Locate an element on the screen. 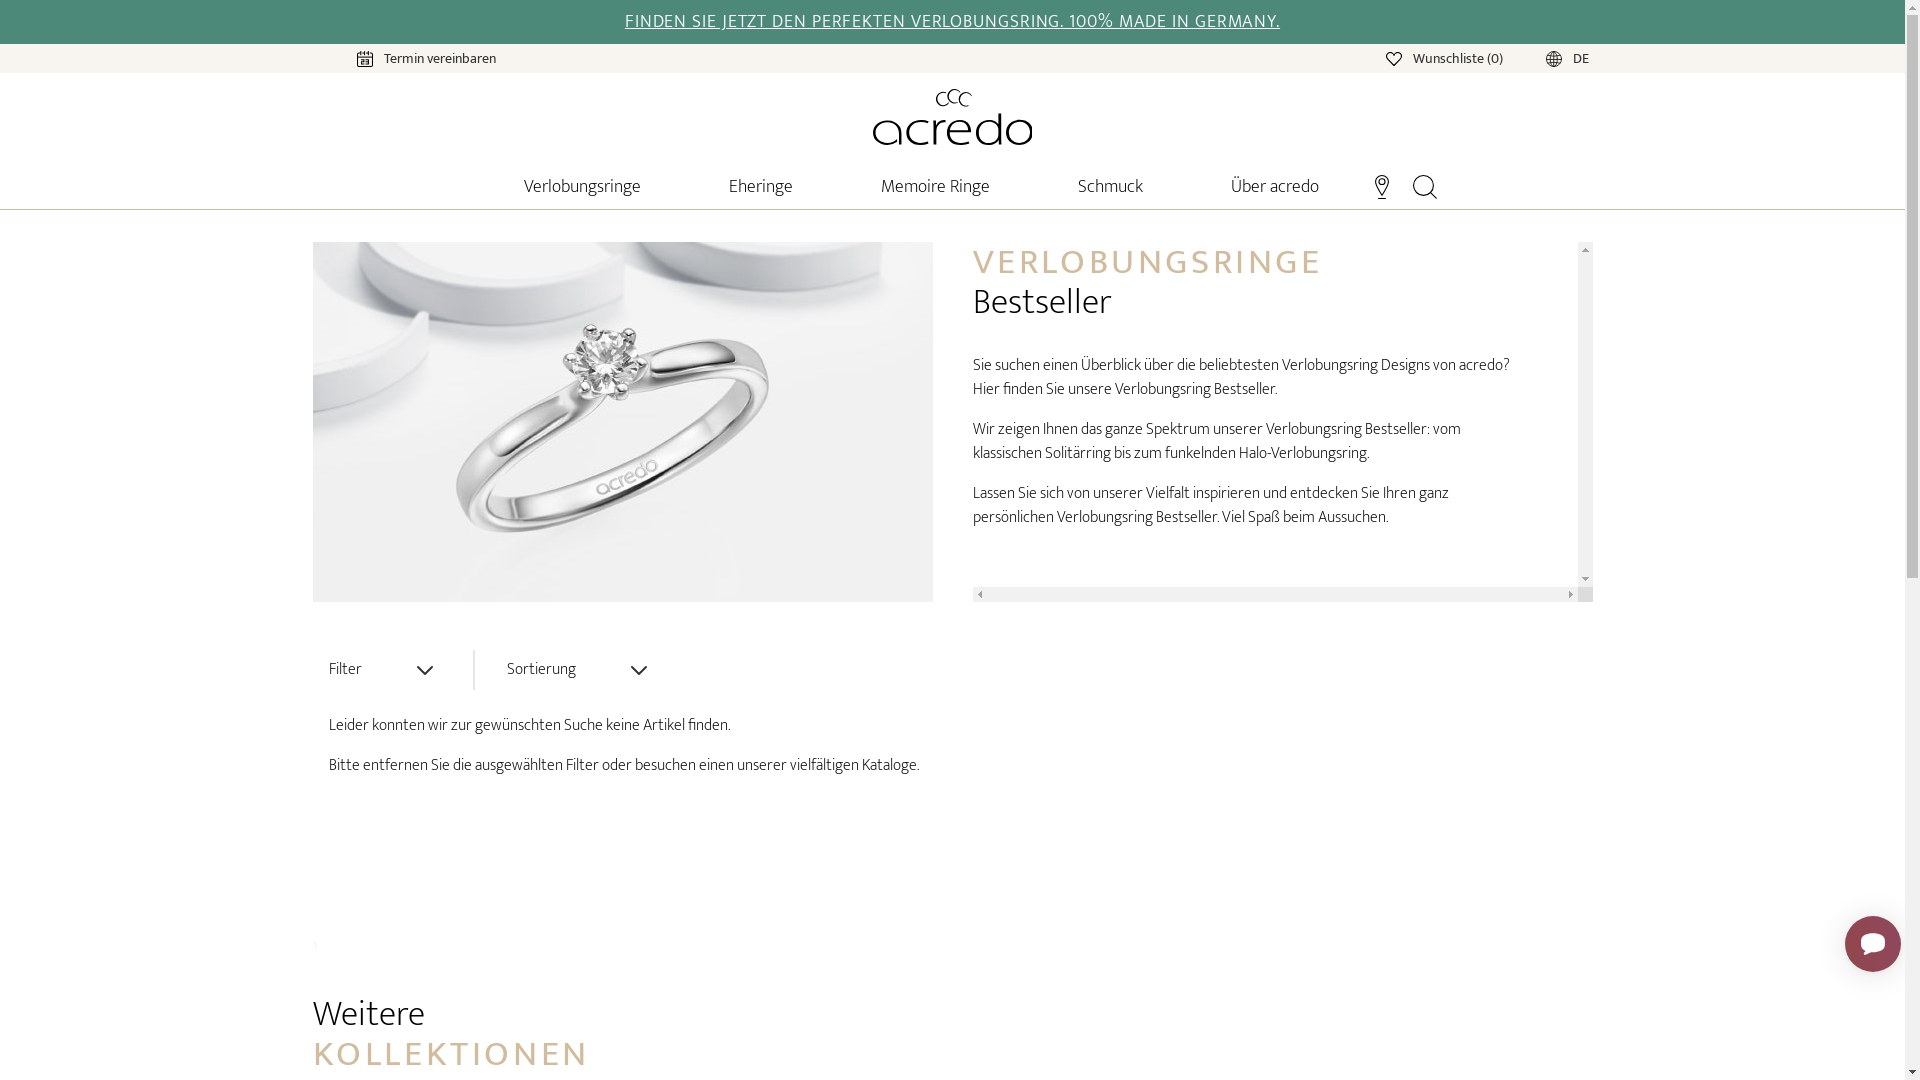  'Wunschliste (0)' is located at coordinates (1445, 56).